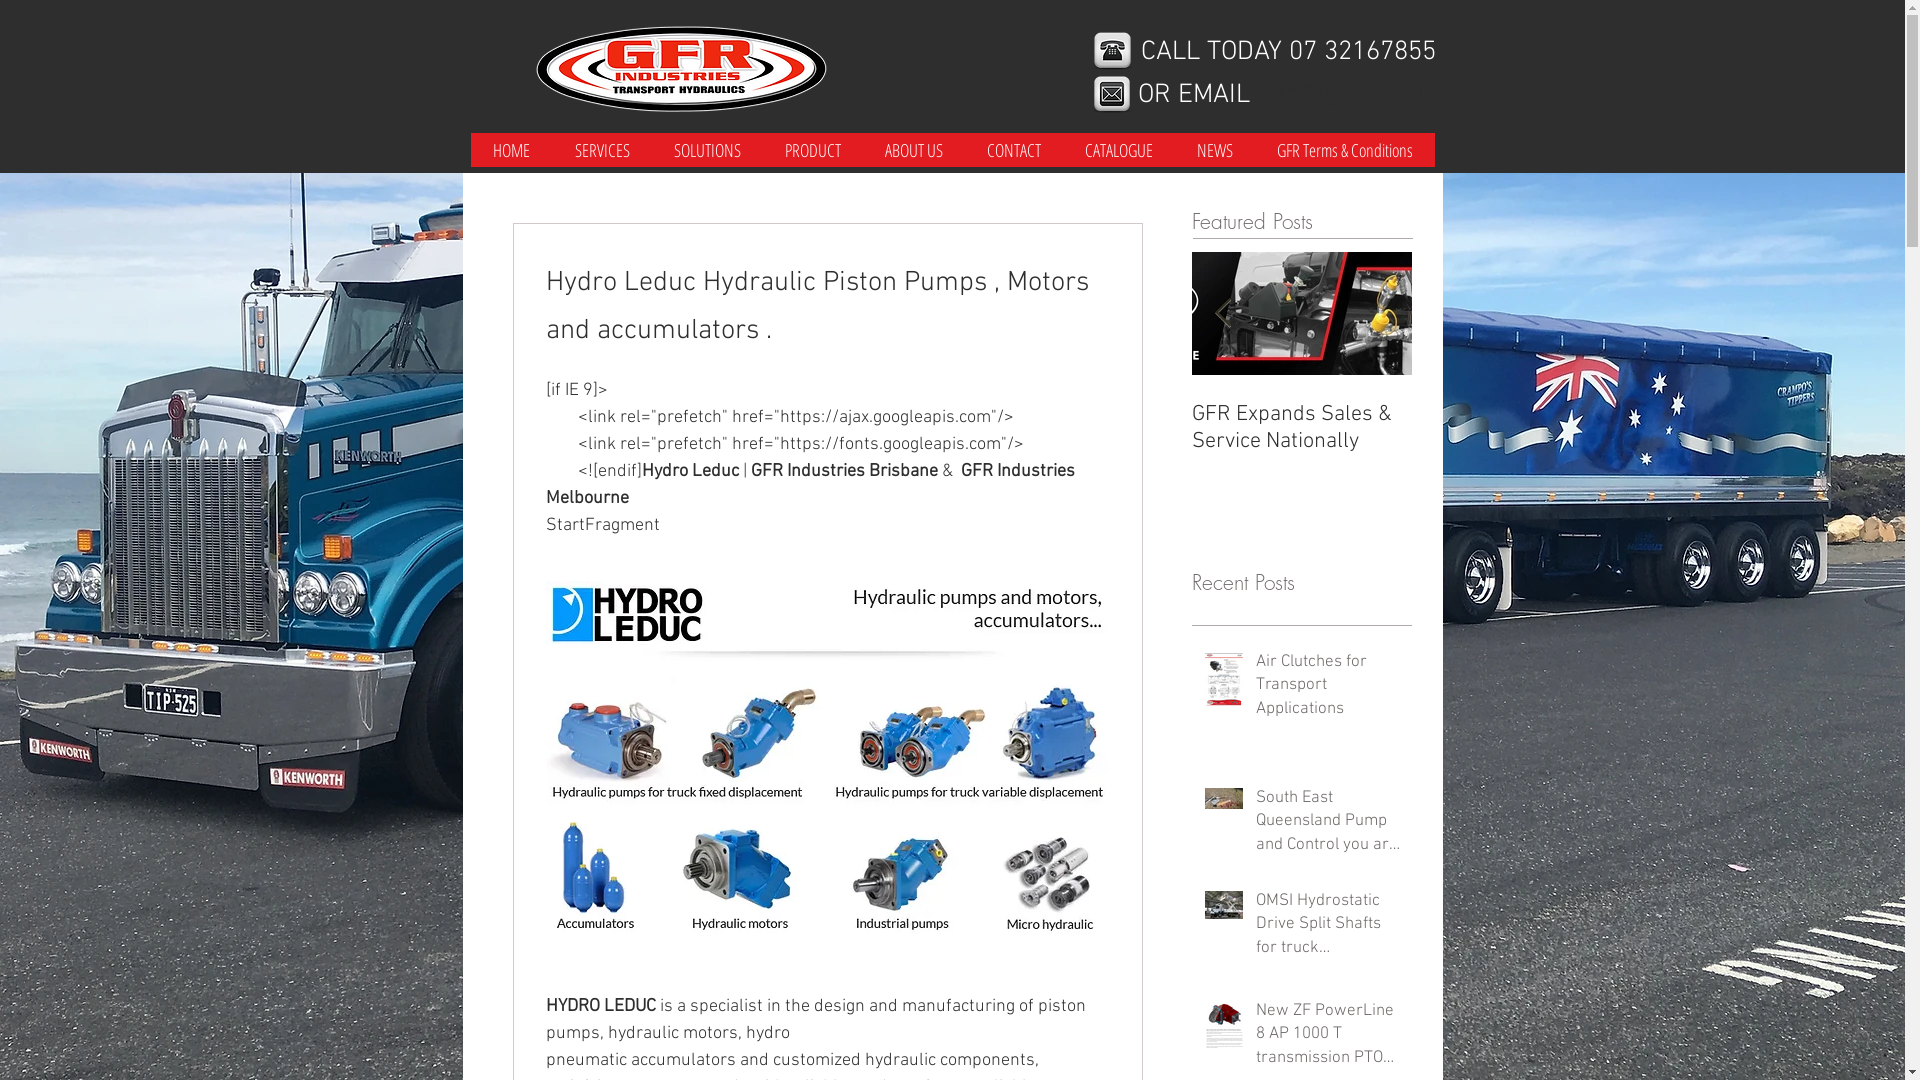 Image resolution: width=1920 pixels, height=1080 pixels. What do you see at coordinates (811, 149) in the screenshot?
I see `'PRODUCT'` at bounding box center [811, 149].